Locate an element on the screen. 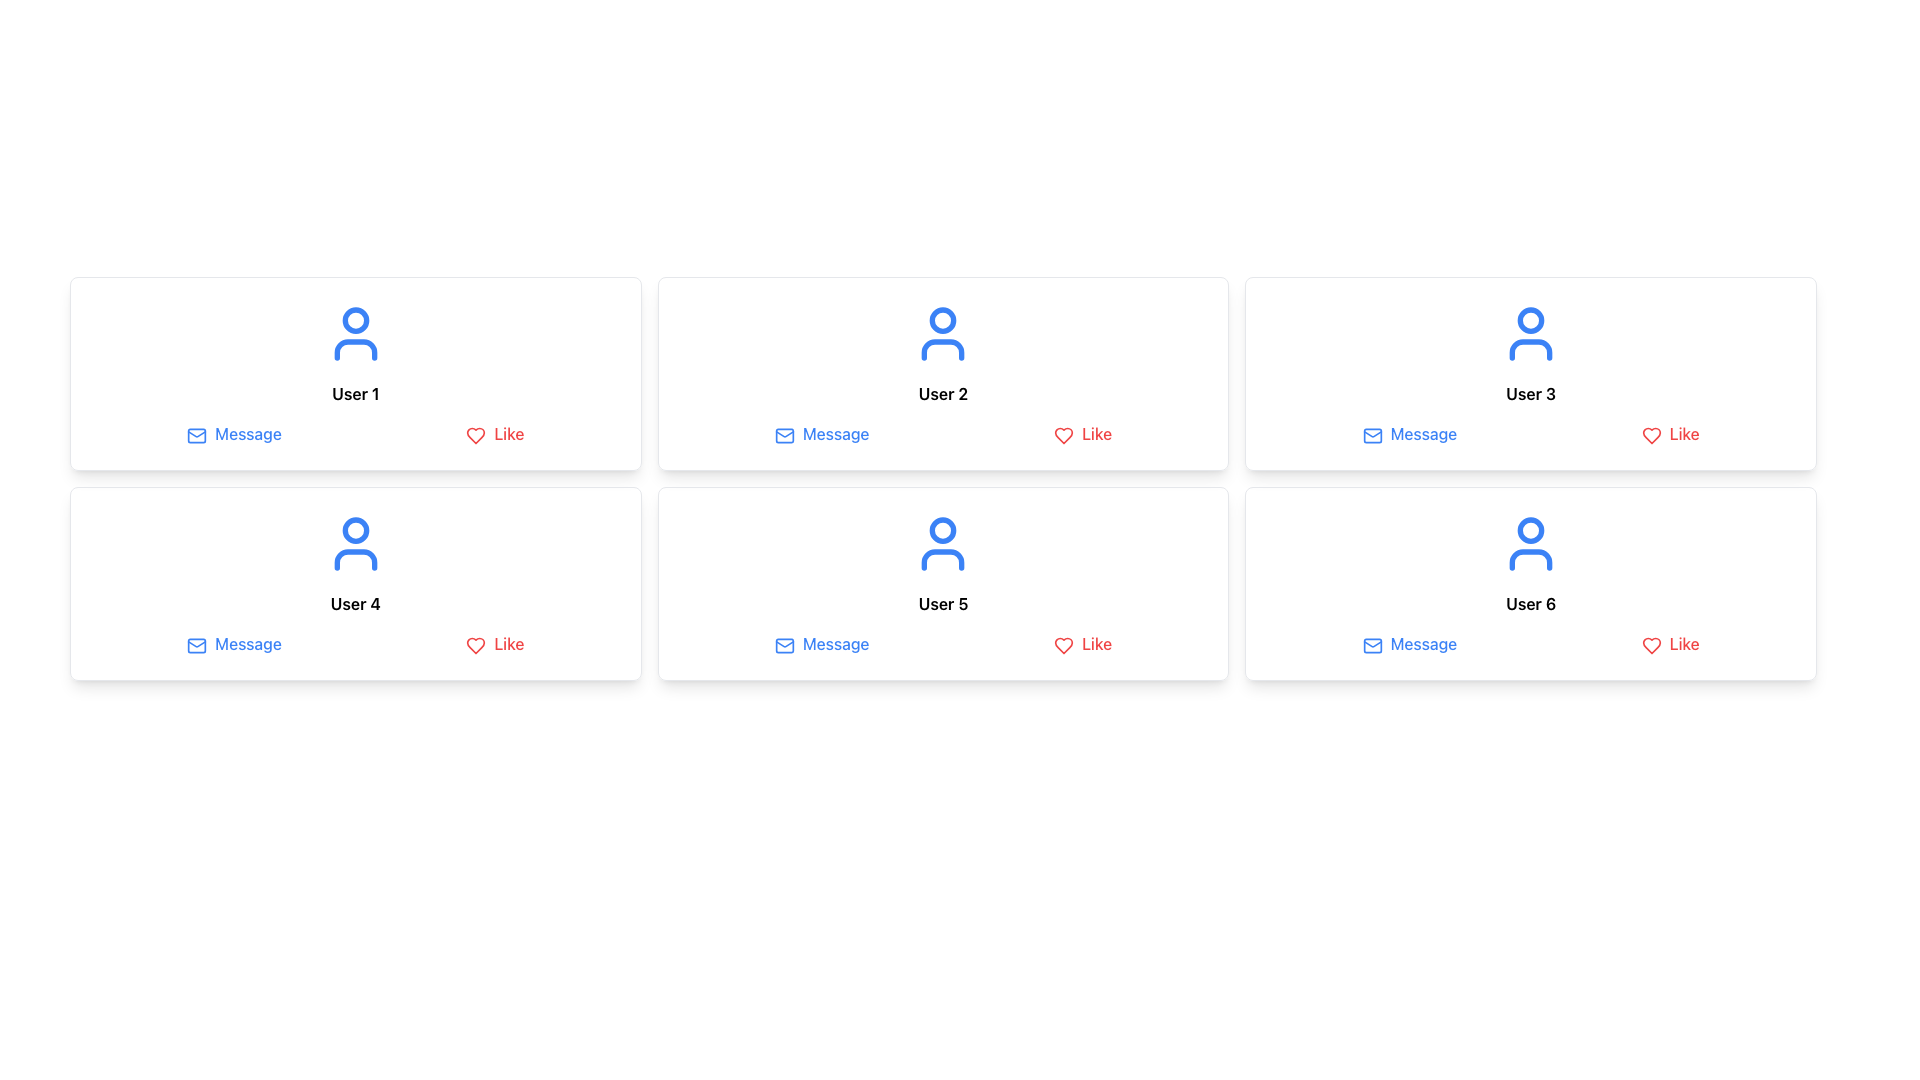 This screenshot has height=1080, width=1920. the user icon located at the top center of the card for 'User 1', which serves as a decorative or informative representation of the user is located at coordinates (355, 333).